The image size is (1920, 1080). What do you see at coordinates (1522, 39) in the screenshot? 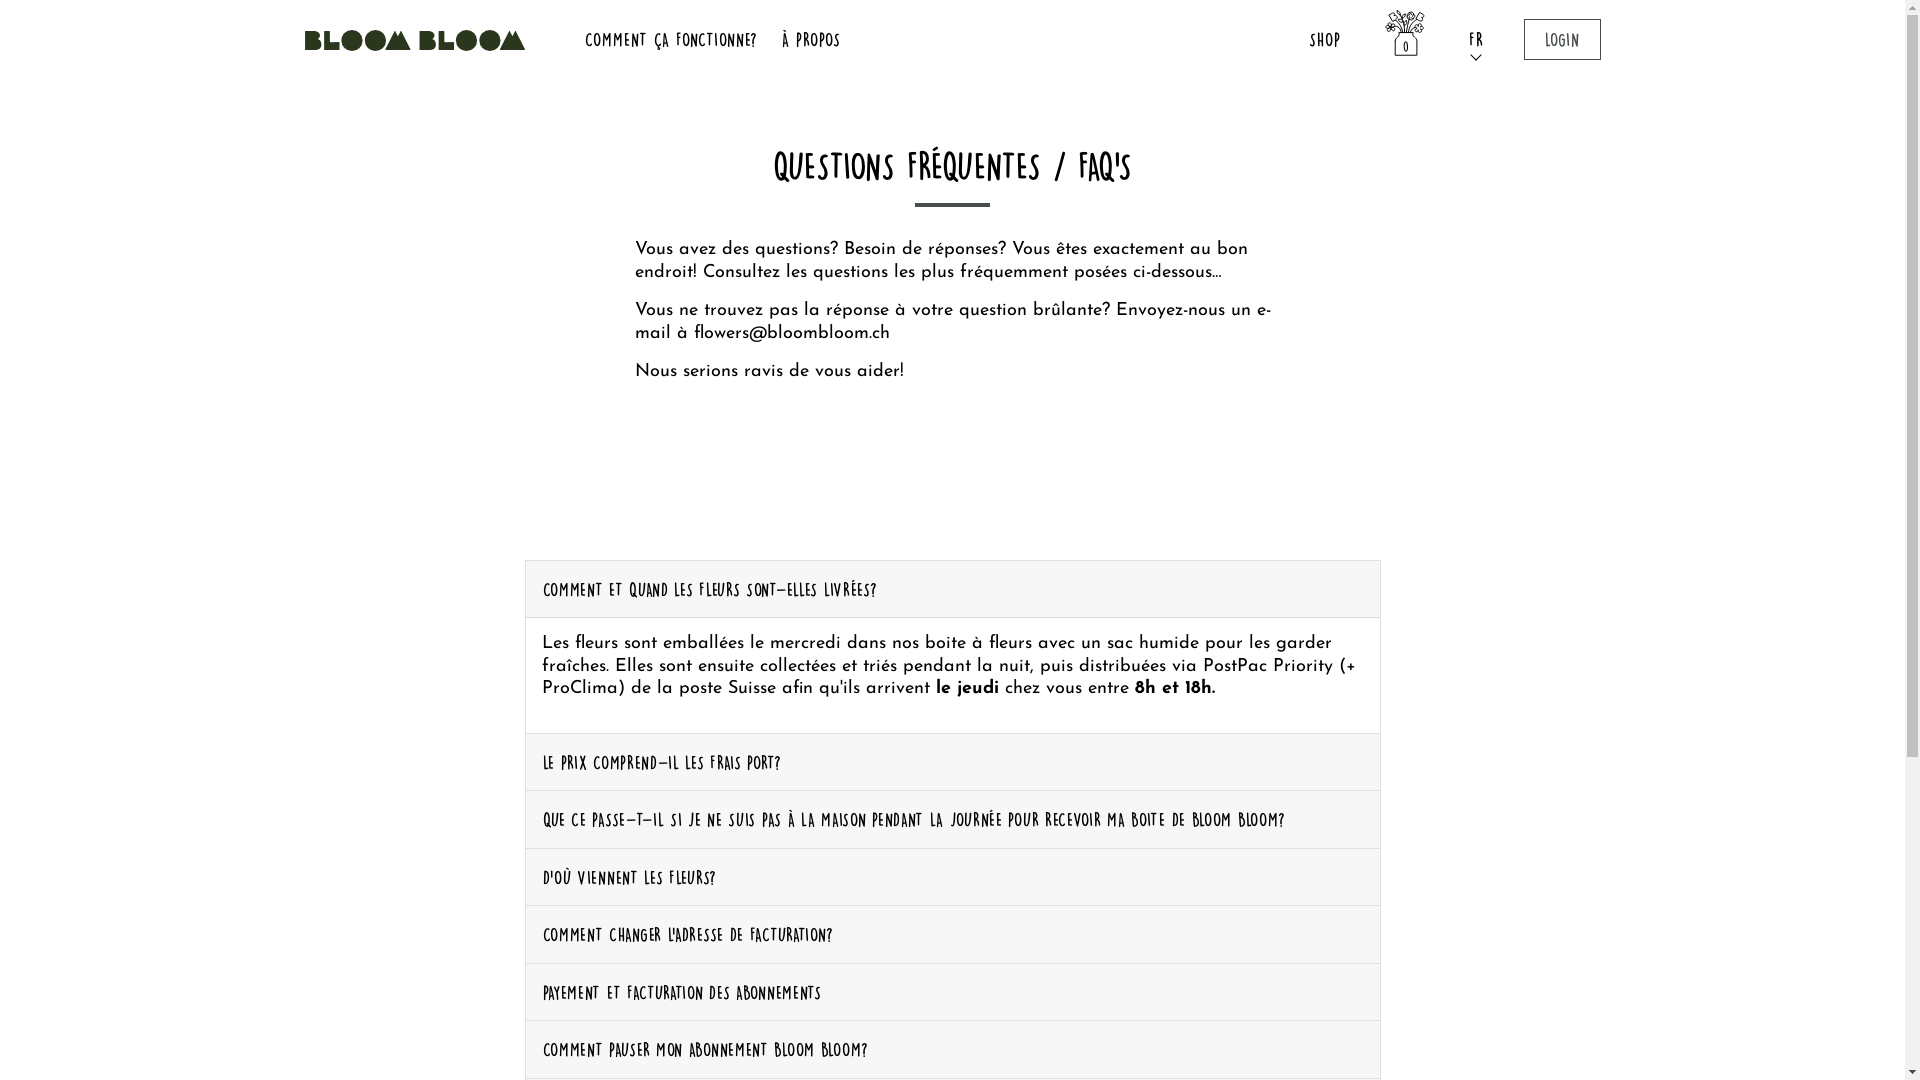
I see `'LOGIN'` at bounding box center [1522, 39].